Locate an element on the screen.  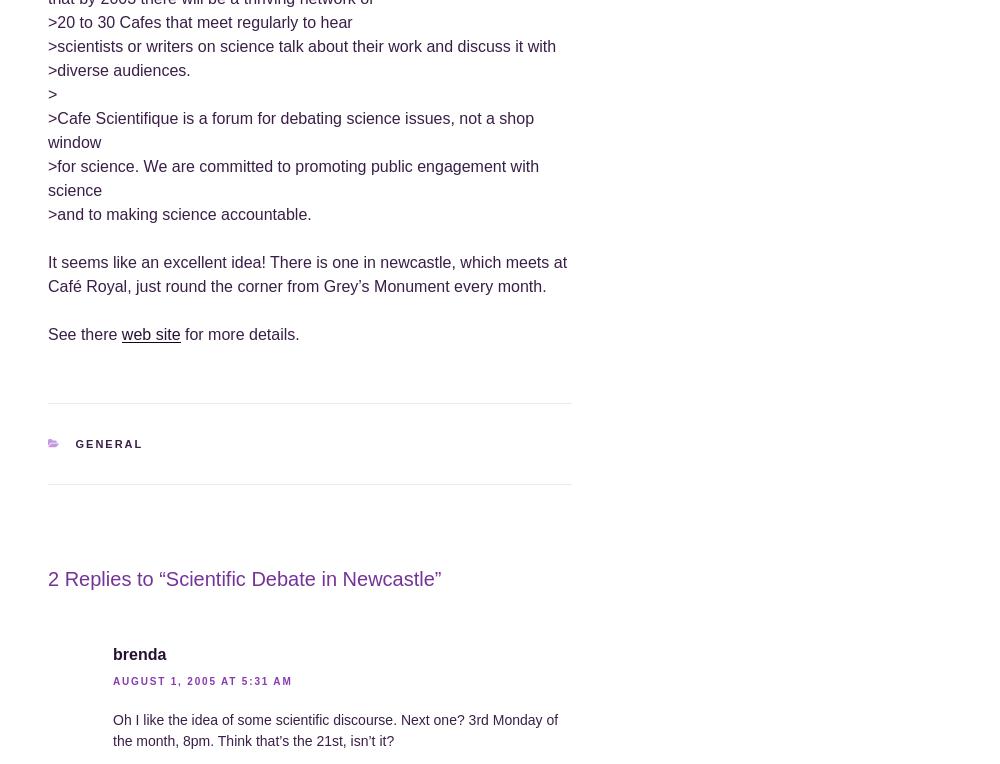
'2 Replies to “Scientific Debate in Newcastle”' is located at coordinates (243, 578).